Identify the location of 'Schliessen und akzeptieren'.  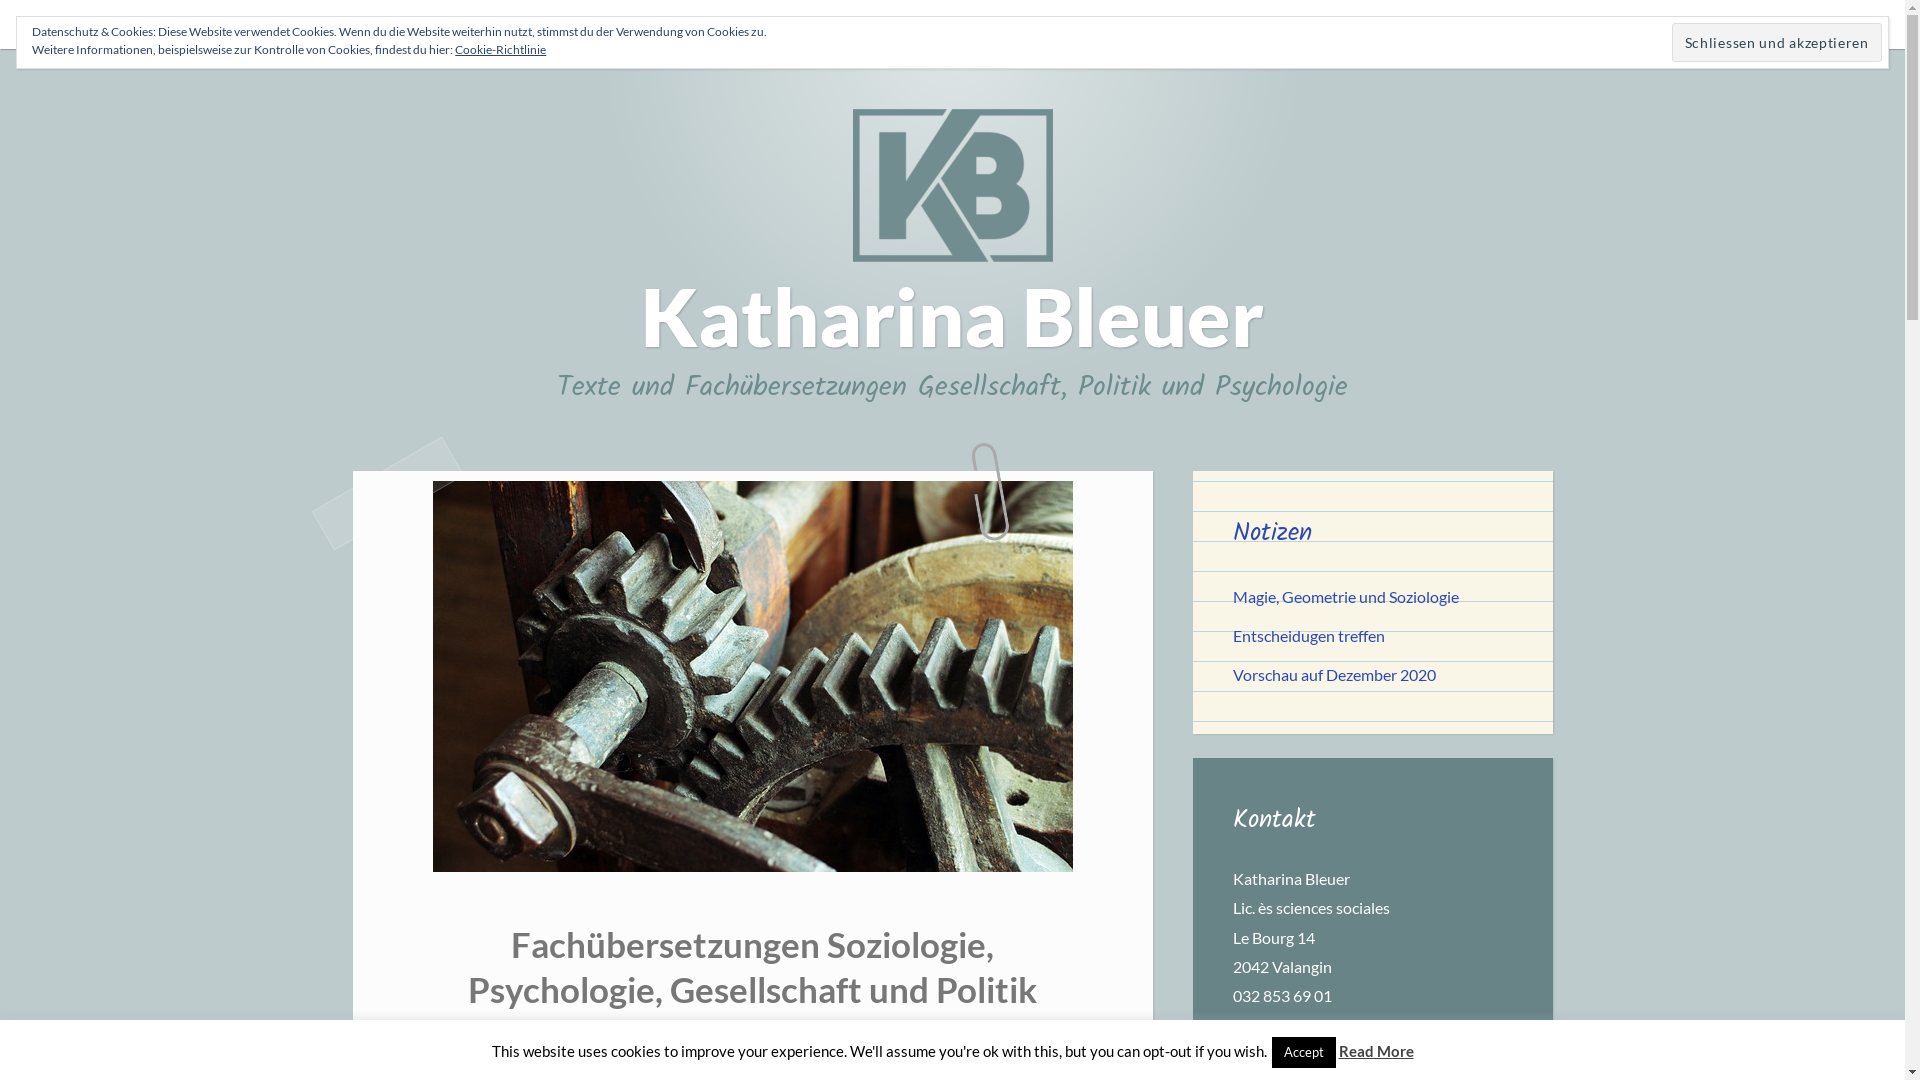
(1776, 42).